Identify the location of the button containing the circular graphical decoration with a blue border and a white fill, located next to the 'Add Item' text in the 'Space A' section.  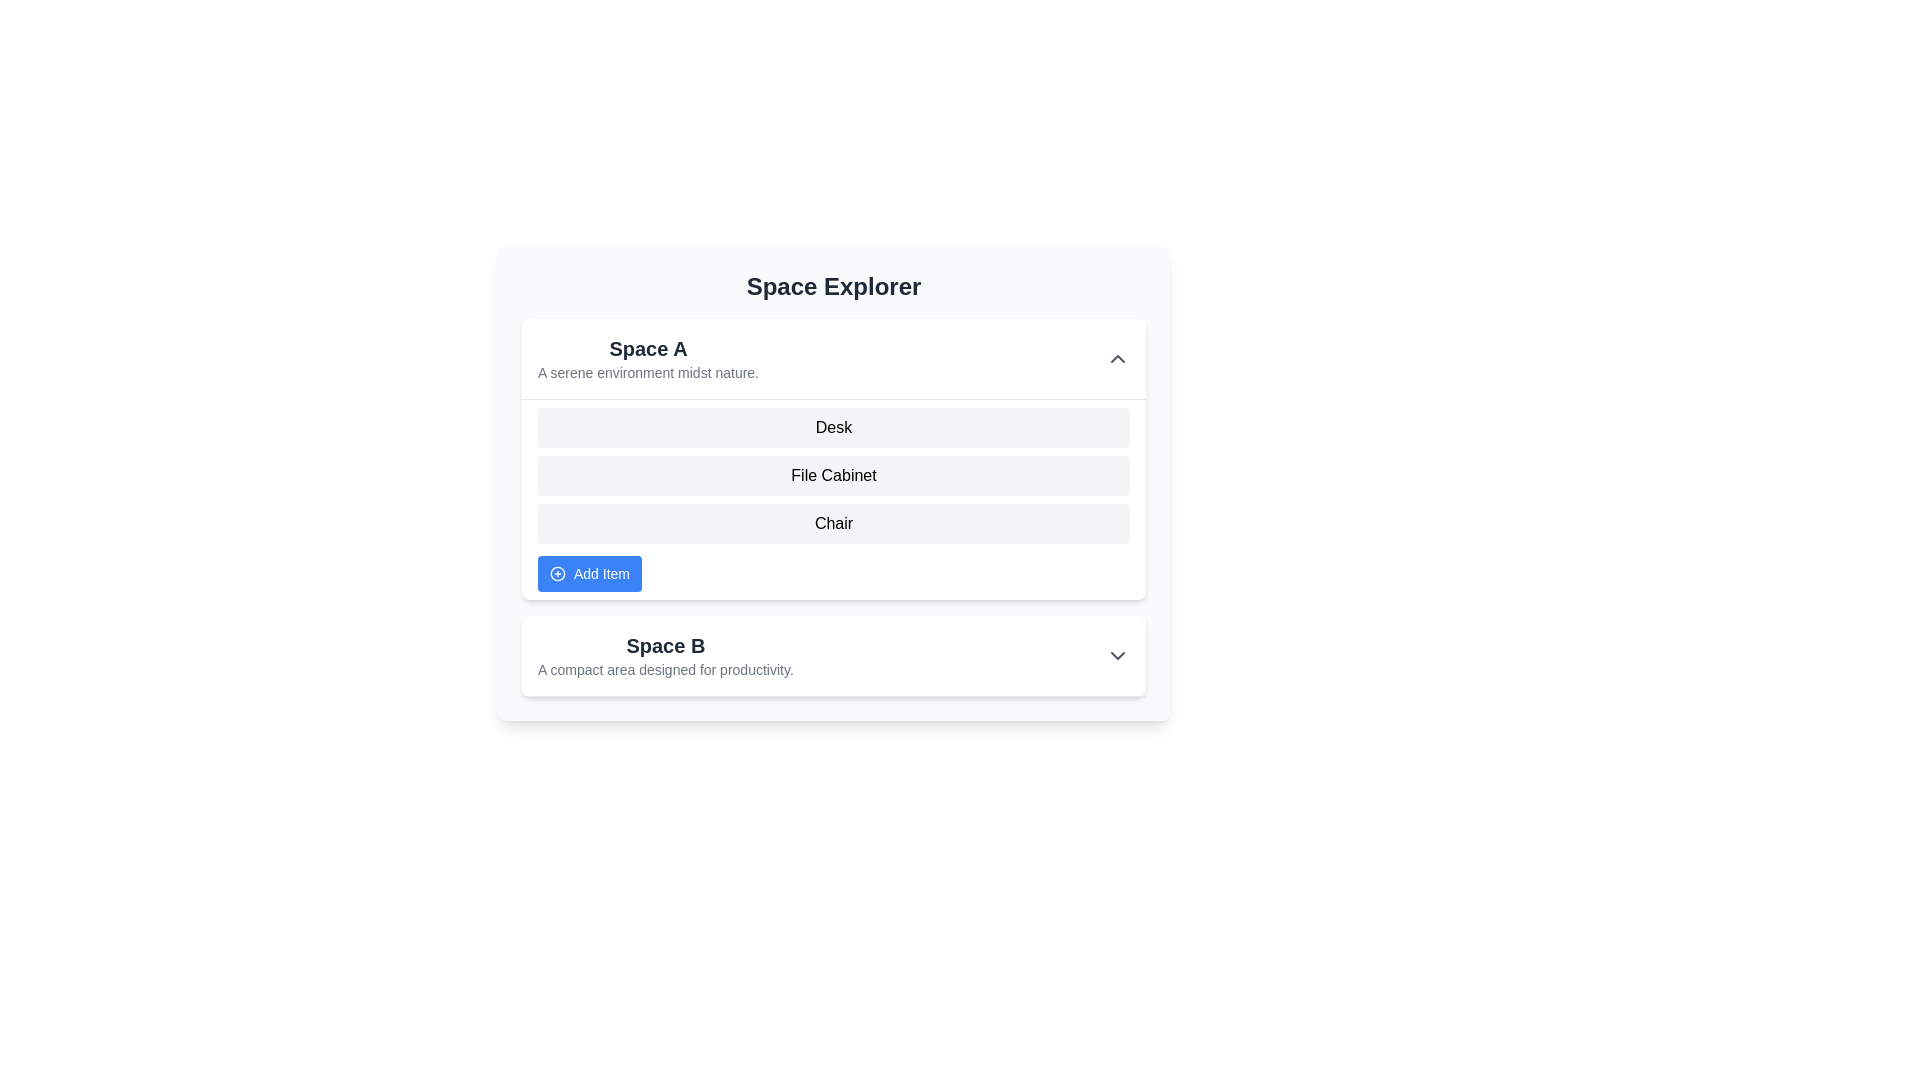
(557, 574).